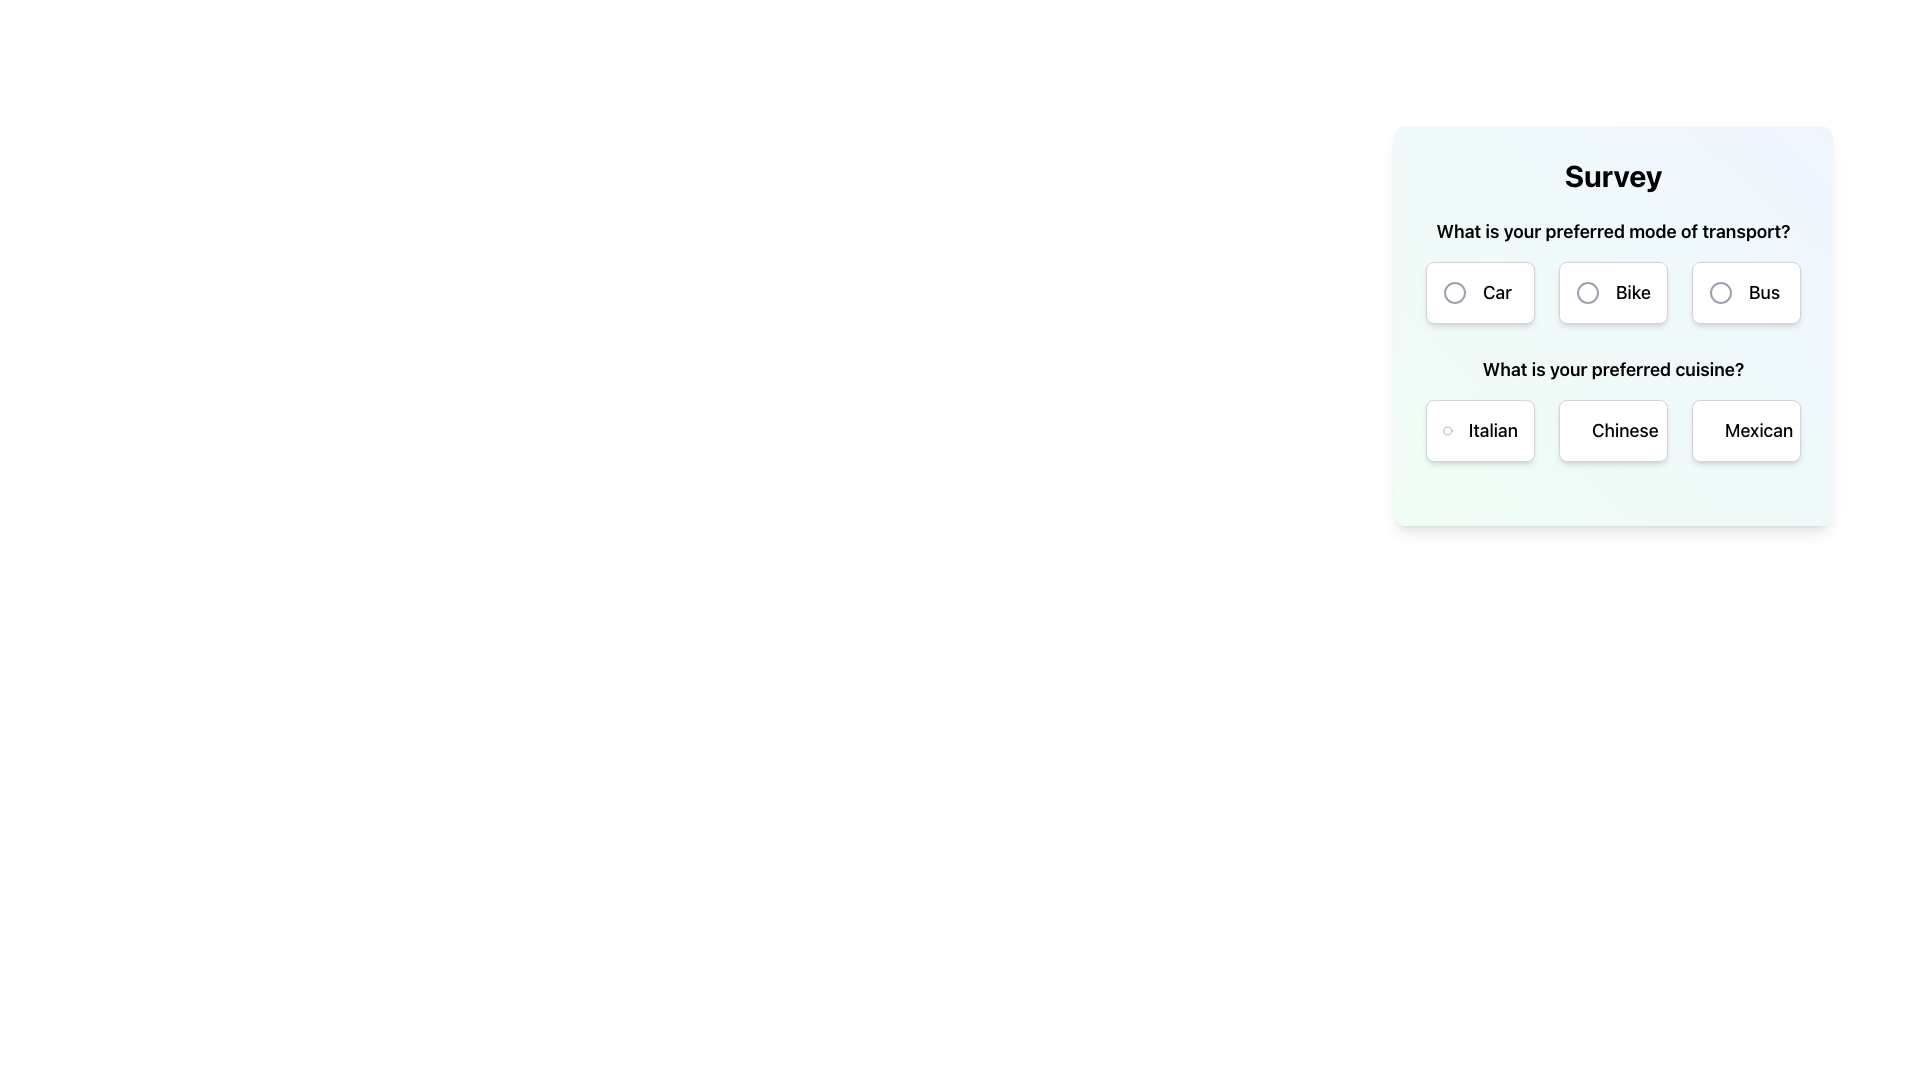 The image size is (1920, 1080). I want to click on the circular selector for 'Mexican' cuisine option in the survey to receive interaction feedback, so click(1720, 430).